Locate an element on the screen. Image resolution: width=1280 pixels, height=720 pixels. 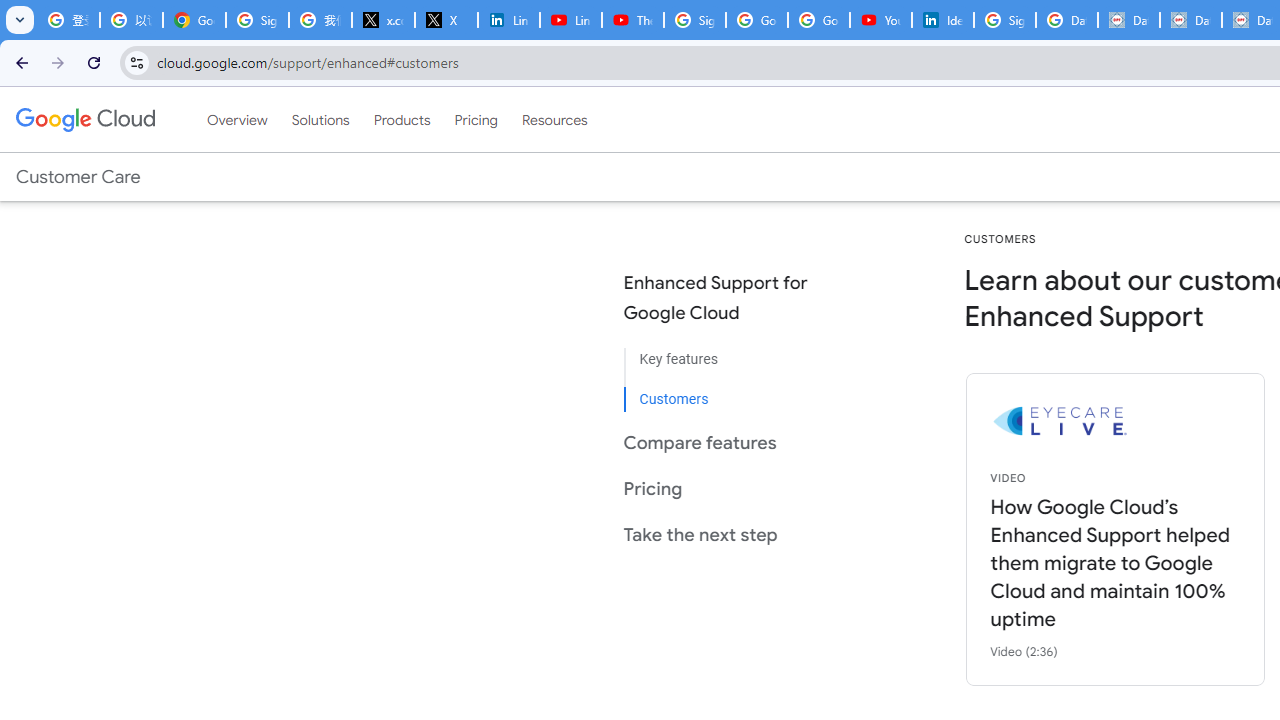
'LinkedIn - YouTube' is located at coordinates (569, 20).